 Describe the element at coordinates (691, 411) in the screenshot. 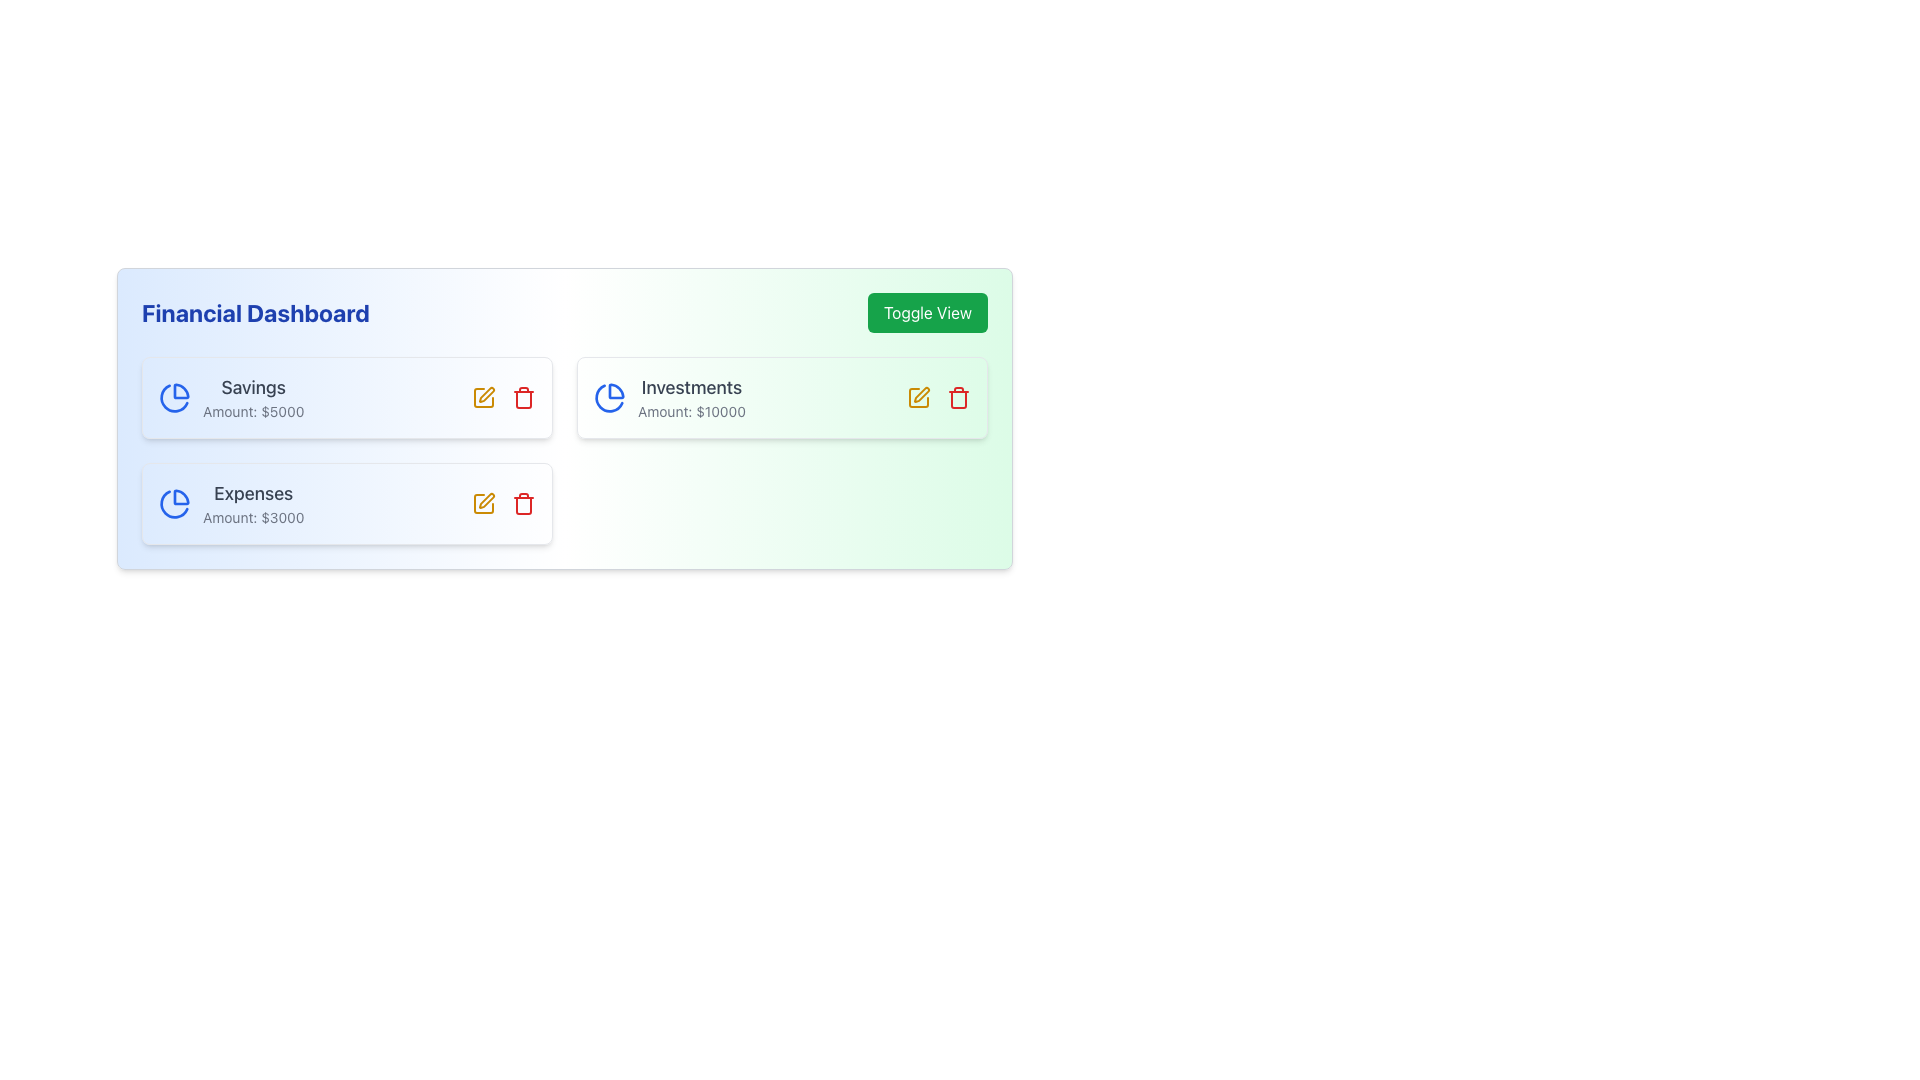

I see `the static text element displaying 'Amount: $10000', which is located below the 'Investments' header in the Investments section` at that location.